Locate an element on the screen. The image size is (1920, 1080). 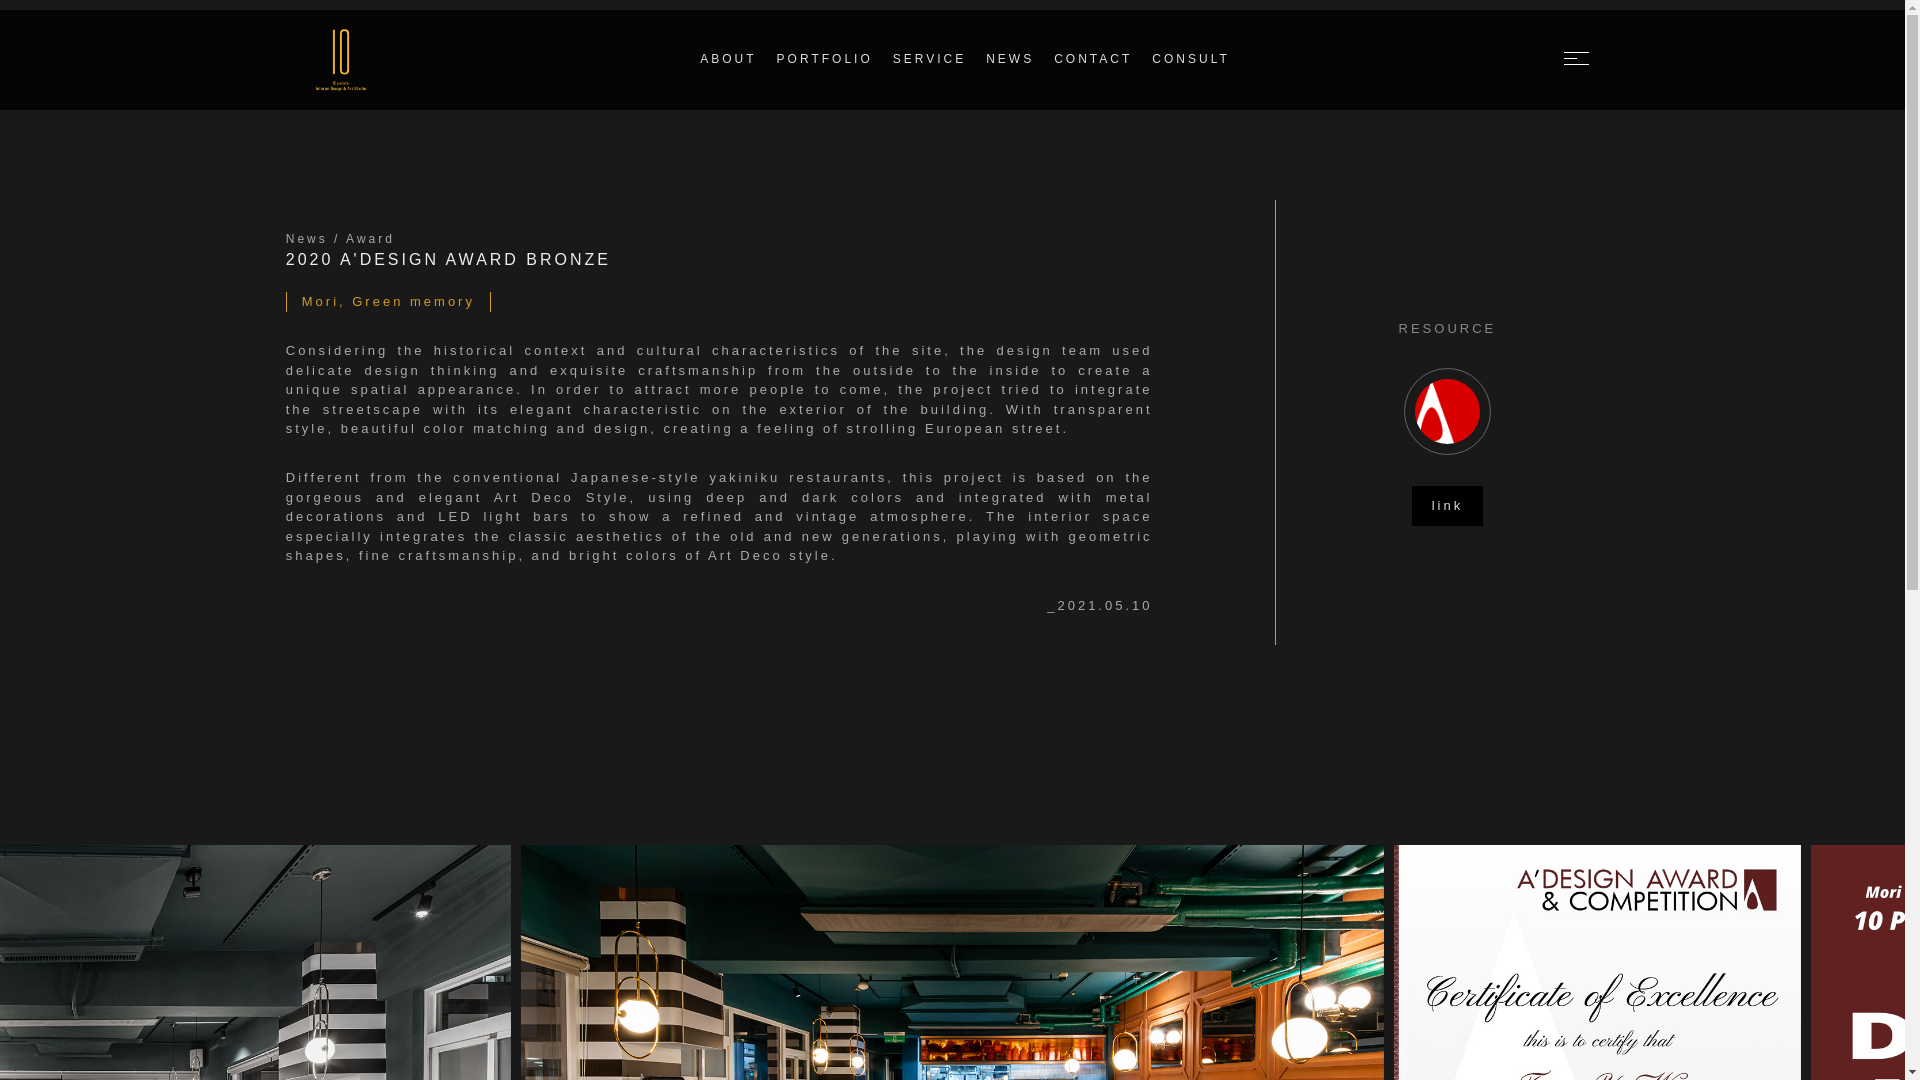
'NEWS' is located at coordinates (1009, 67).